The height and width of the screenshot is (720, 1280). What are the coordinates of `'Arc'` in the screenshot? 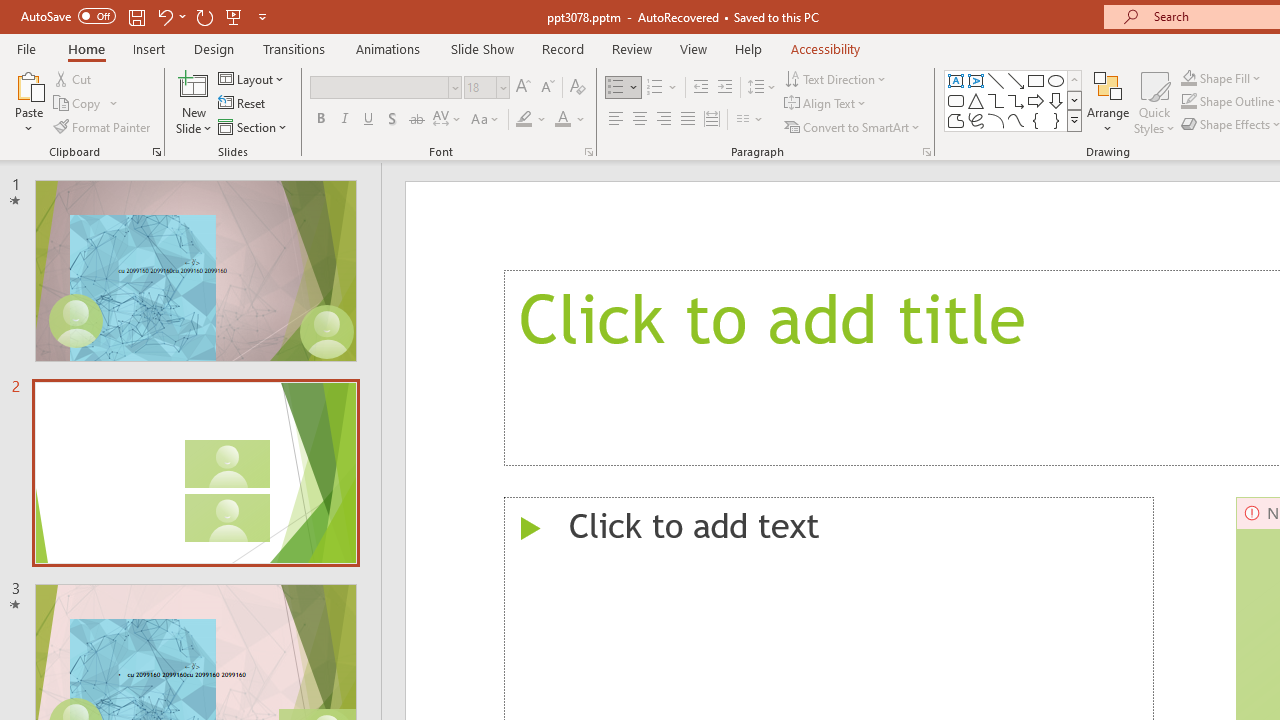 It's located at (995, 120).